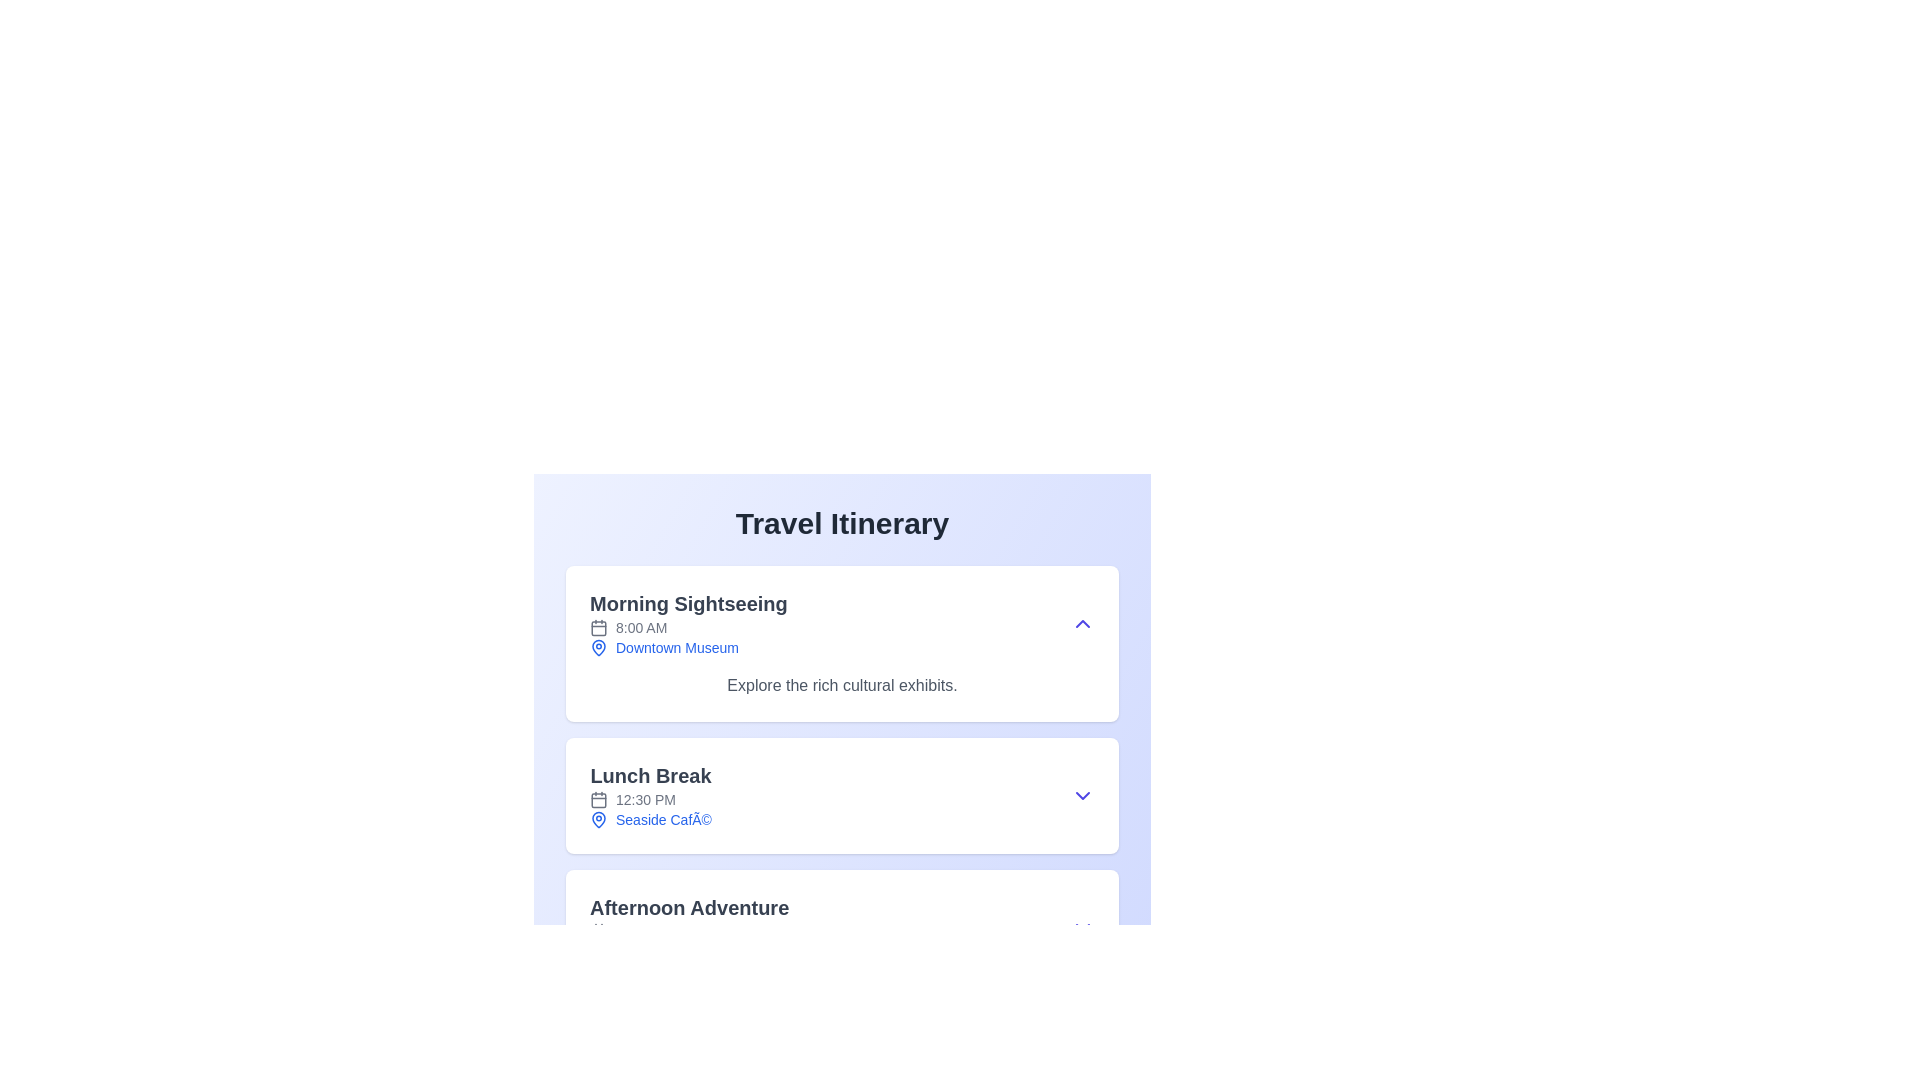 This screenshot has width=1920, height=1080. What do you see at coordinates (842, 794) in the screenshot?
I see `the location in the Information display section of the Travel Itinerary, which is the second entry after 'Morning Sightseeing' and before 'Afternoon Adventure'` at bounding box center [842, 794].